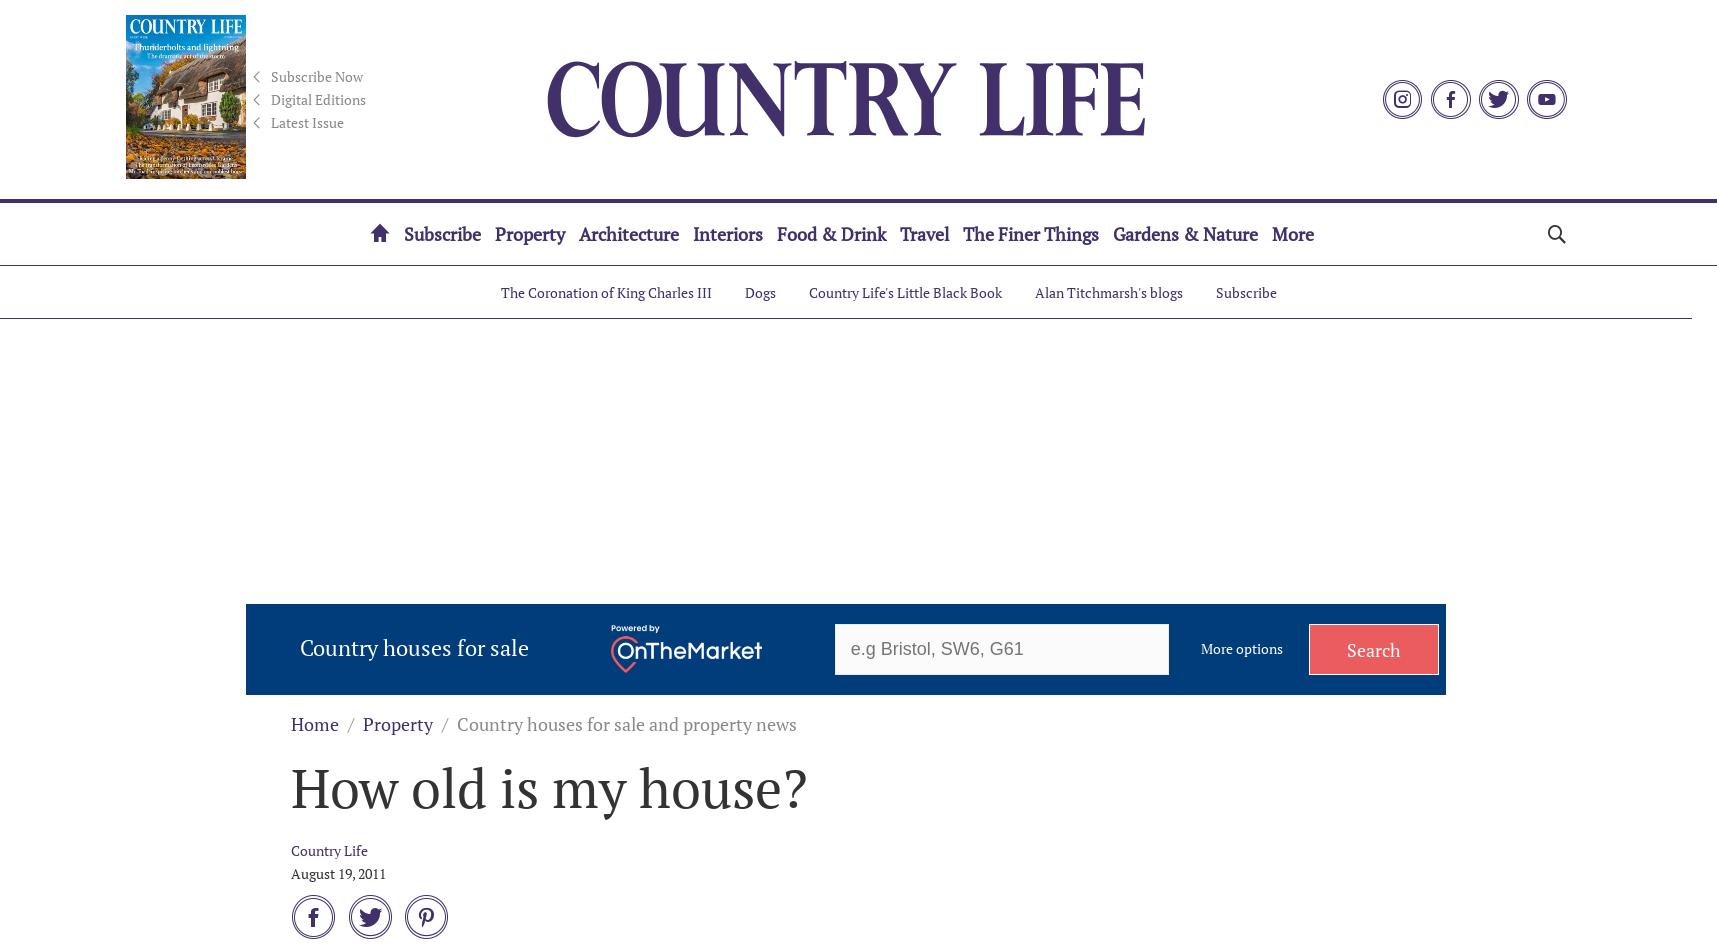 This screenshot has width=1717, height=951. Describe the element at coordinates (315, 76) in the screenshot. I see `'Subscribe Now'` at that location.